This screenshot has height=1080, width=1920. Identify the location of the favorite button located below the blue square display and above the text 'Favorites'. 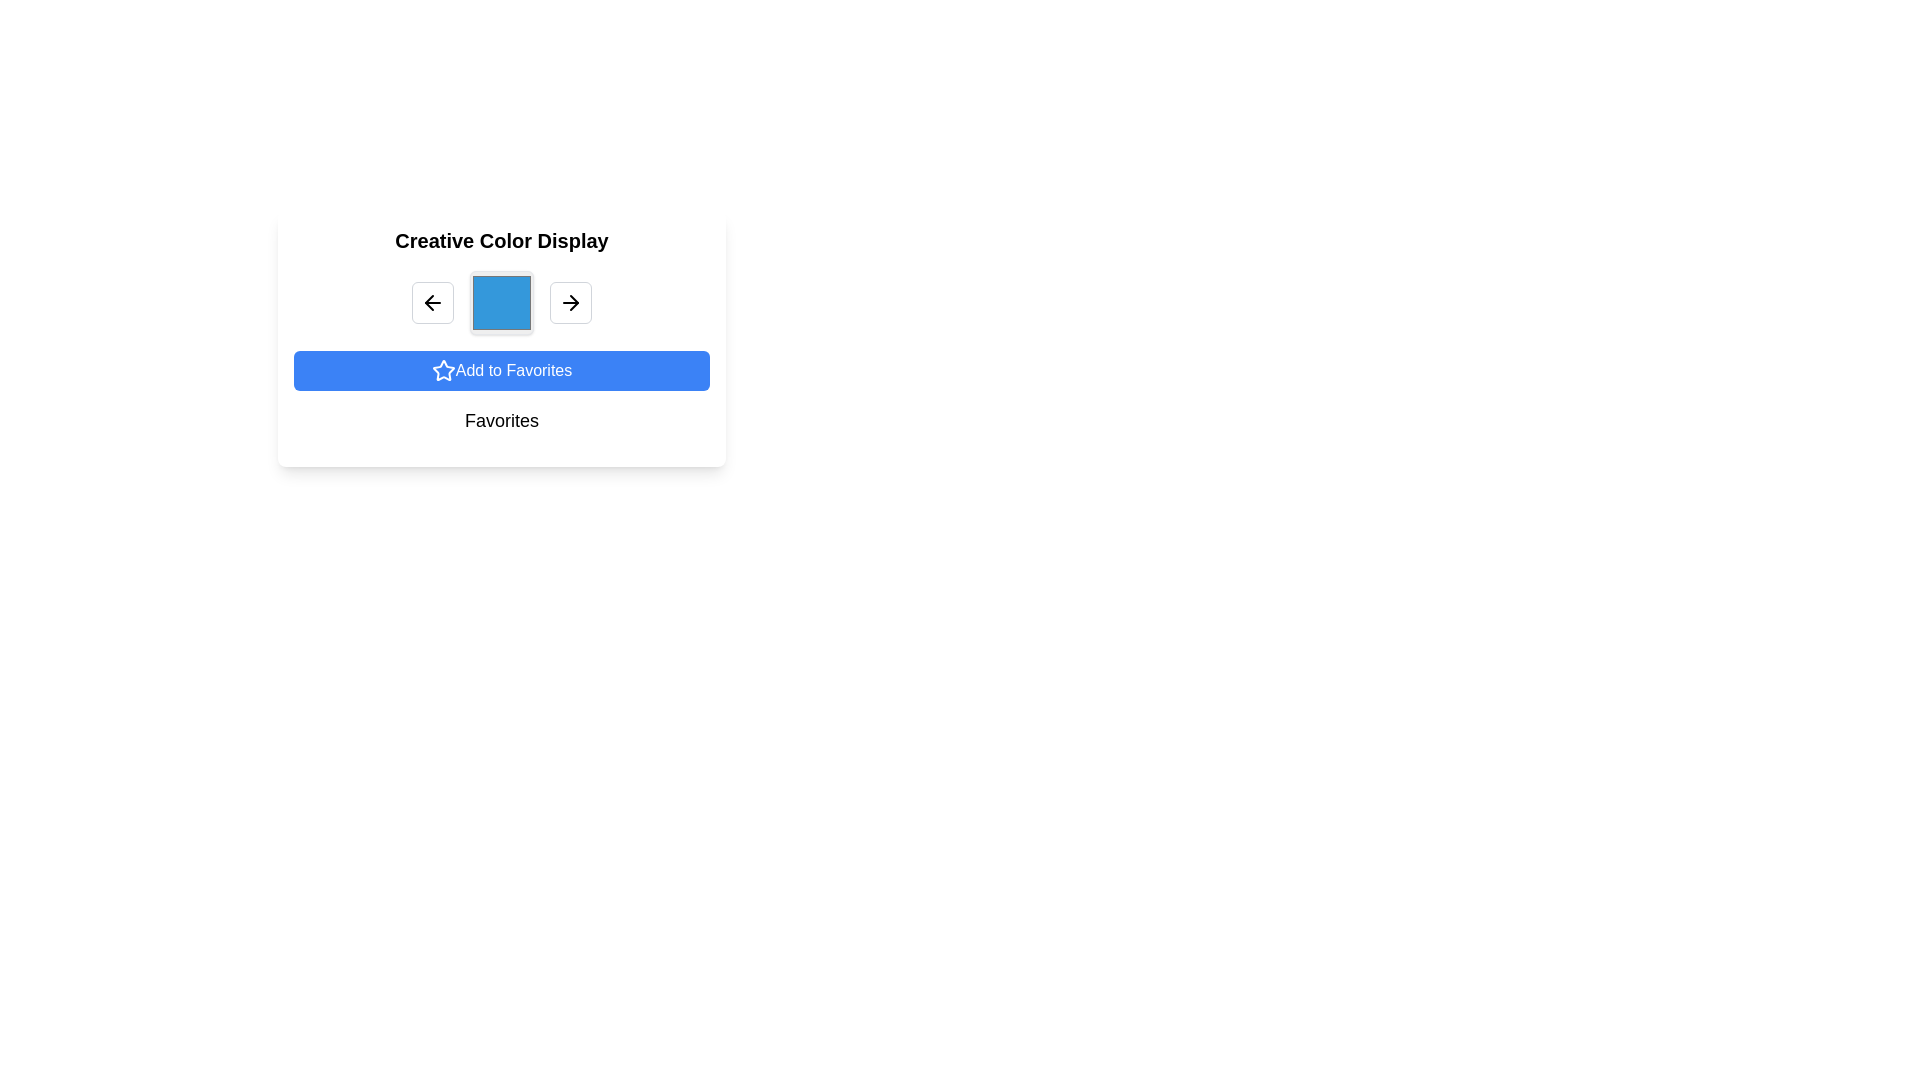
(502, 370).